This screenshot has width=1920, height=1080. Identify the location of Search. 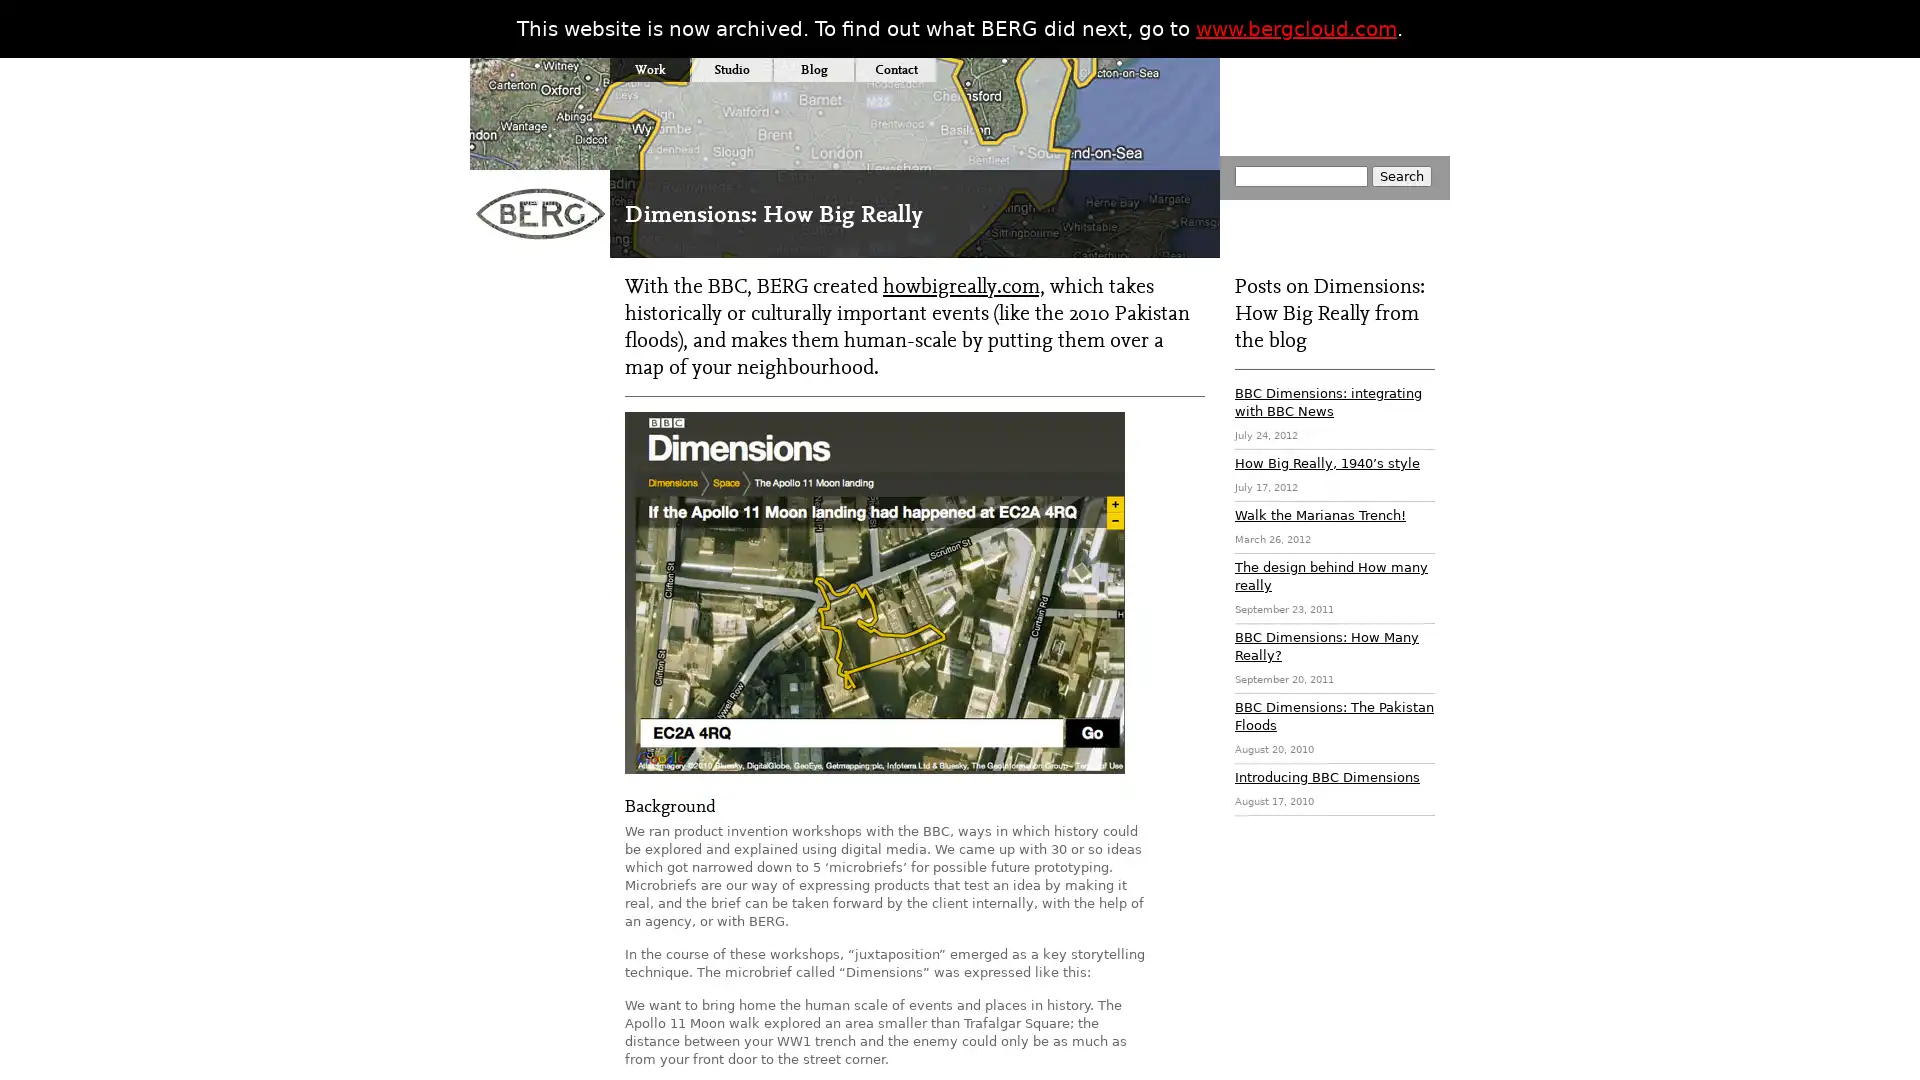
(1400, 175).